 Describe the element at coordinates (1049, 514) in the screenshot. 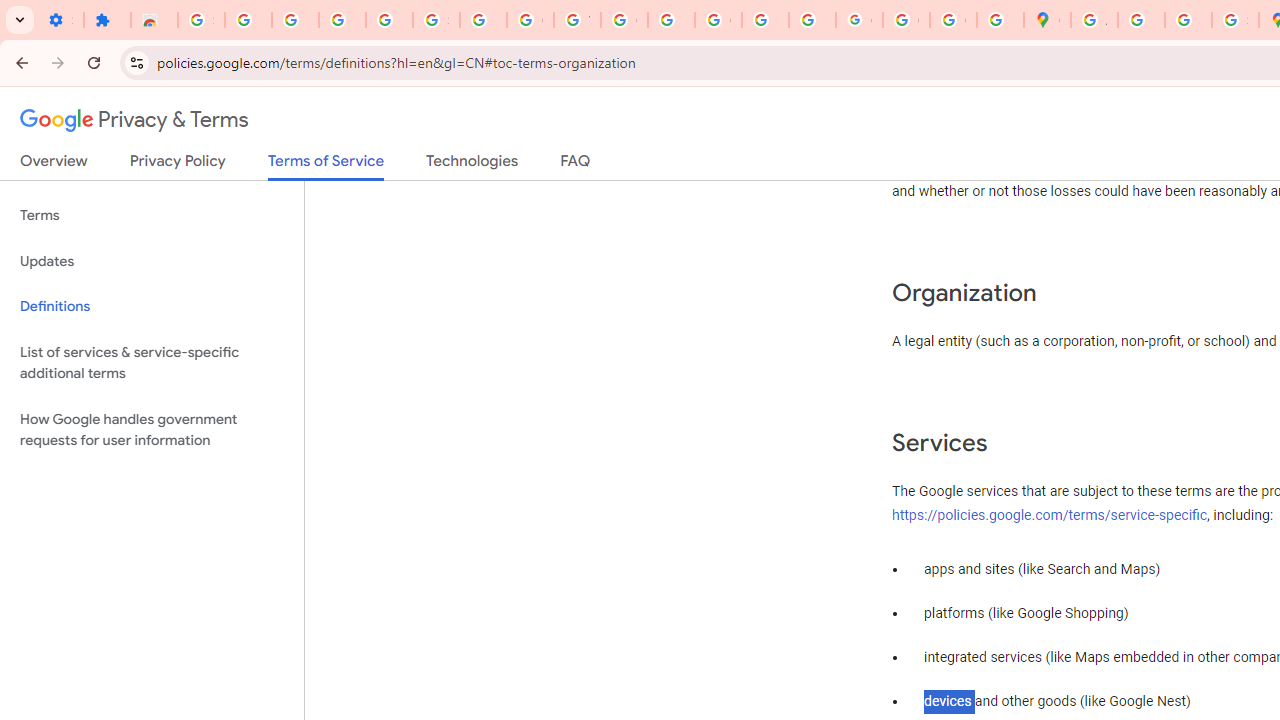

I see `'https://policies.google.com/terms/service-specific'` at that location.